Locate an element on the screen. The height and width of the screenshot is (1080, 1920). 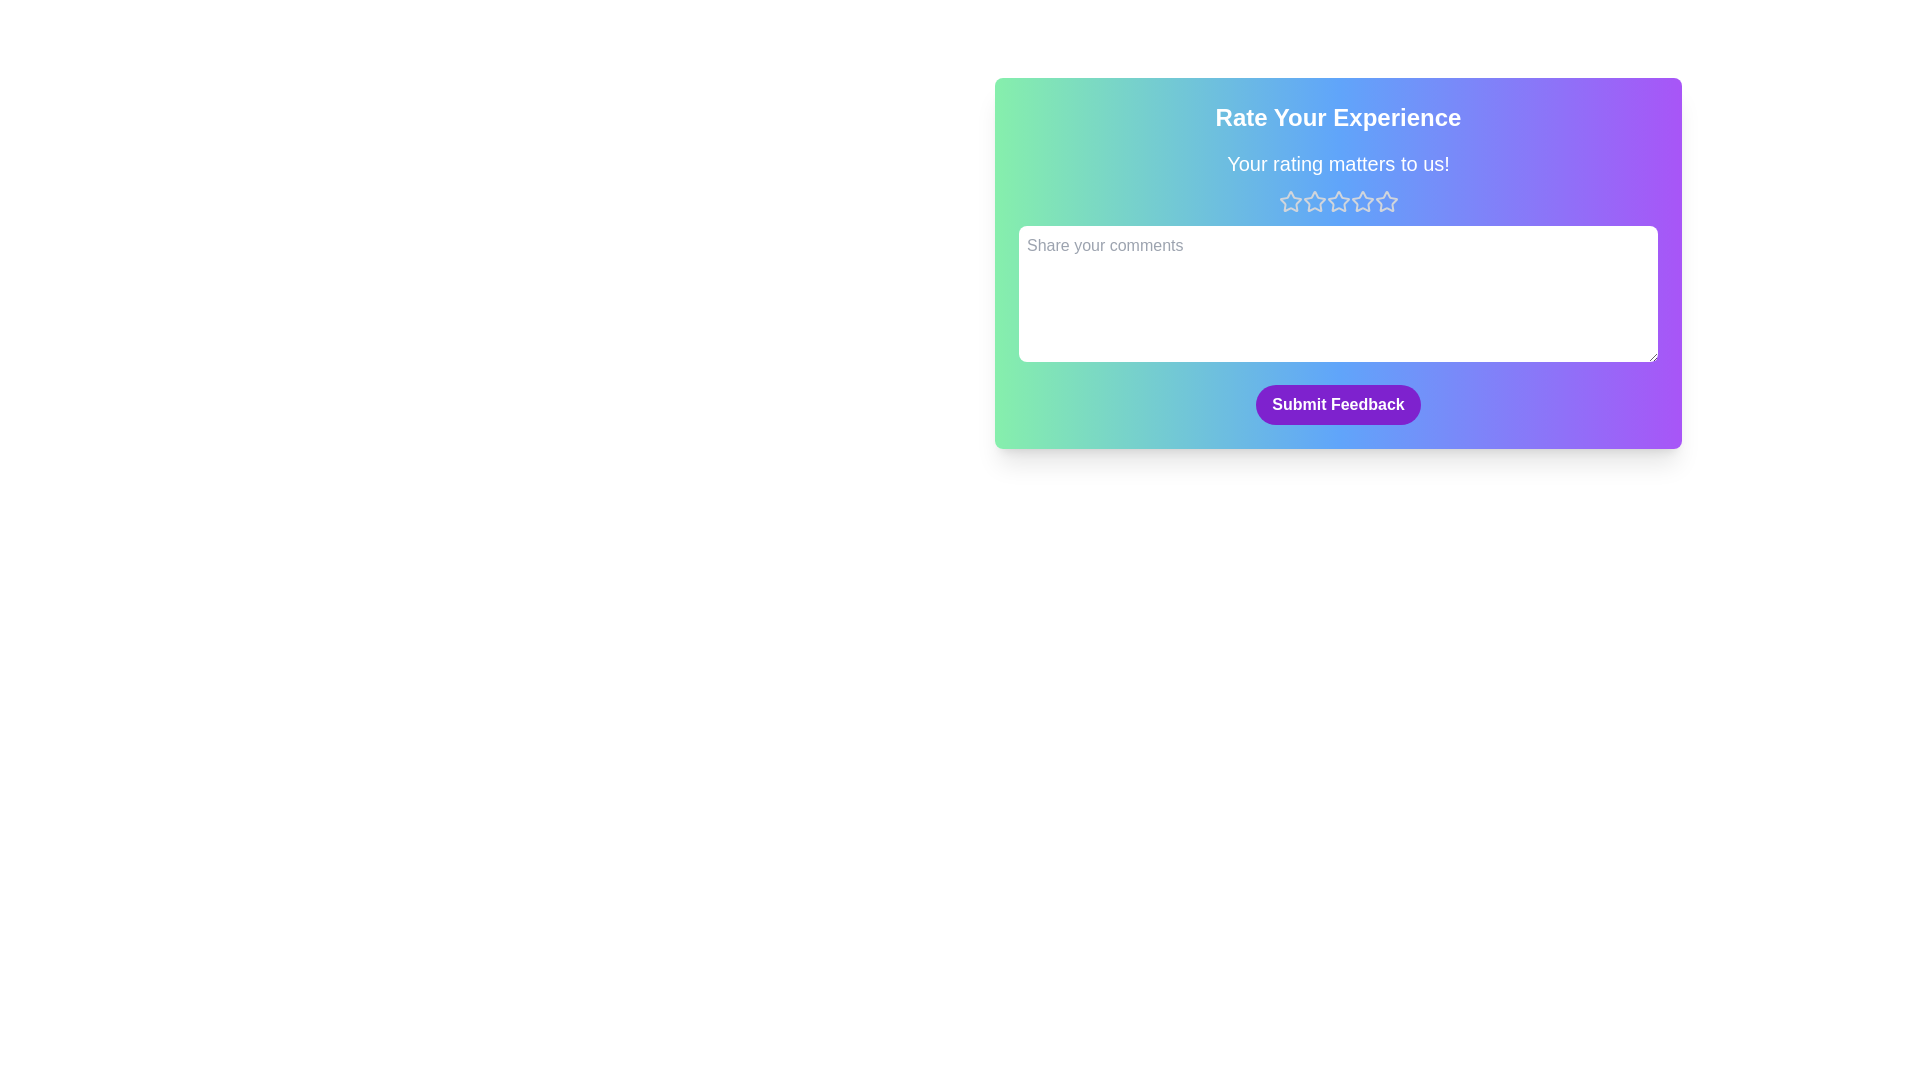
the star corresponding to the desired rating value 2 is located at coordinates (1314, 201).